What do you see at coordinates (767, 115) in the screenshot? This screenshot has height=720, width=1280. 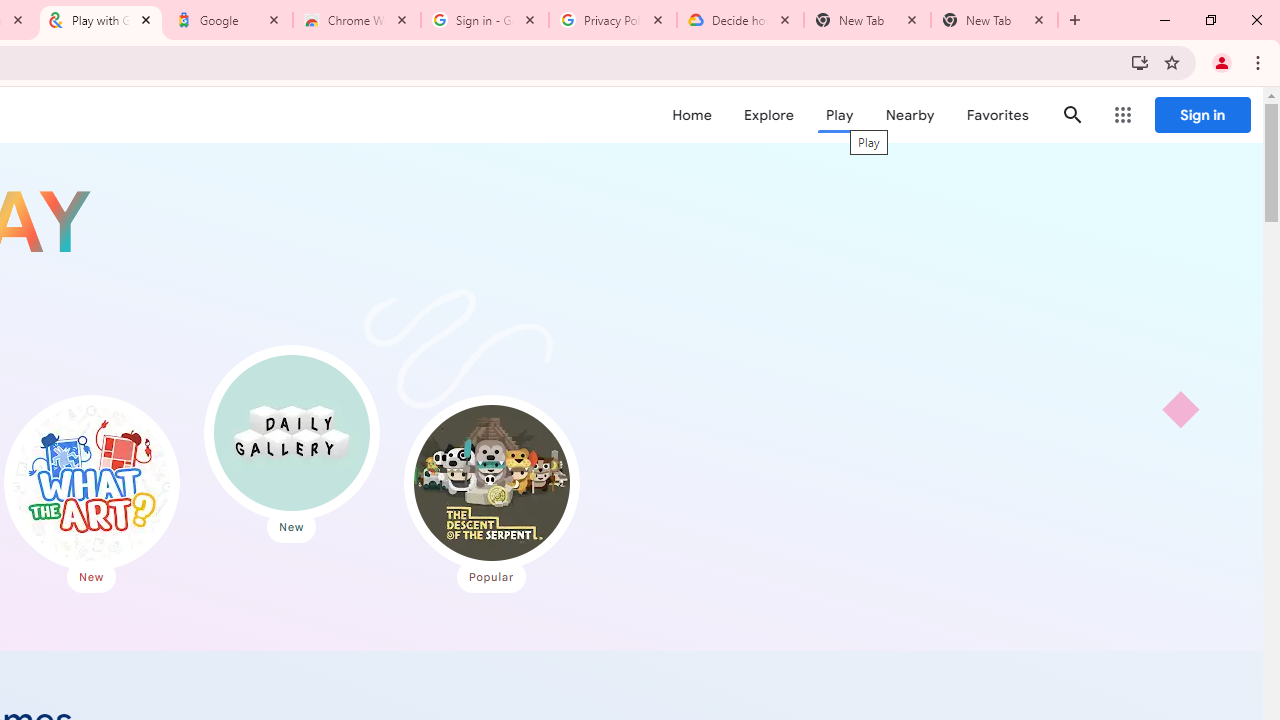 I see `'Explore'` at bounding box center [767, 115].